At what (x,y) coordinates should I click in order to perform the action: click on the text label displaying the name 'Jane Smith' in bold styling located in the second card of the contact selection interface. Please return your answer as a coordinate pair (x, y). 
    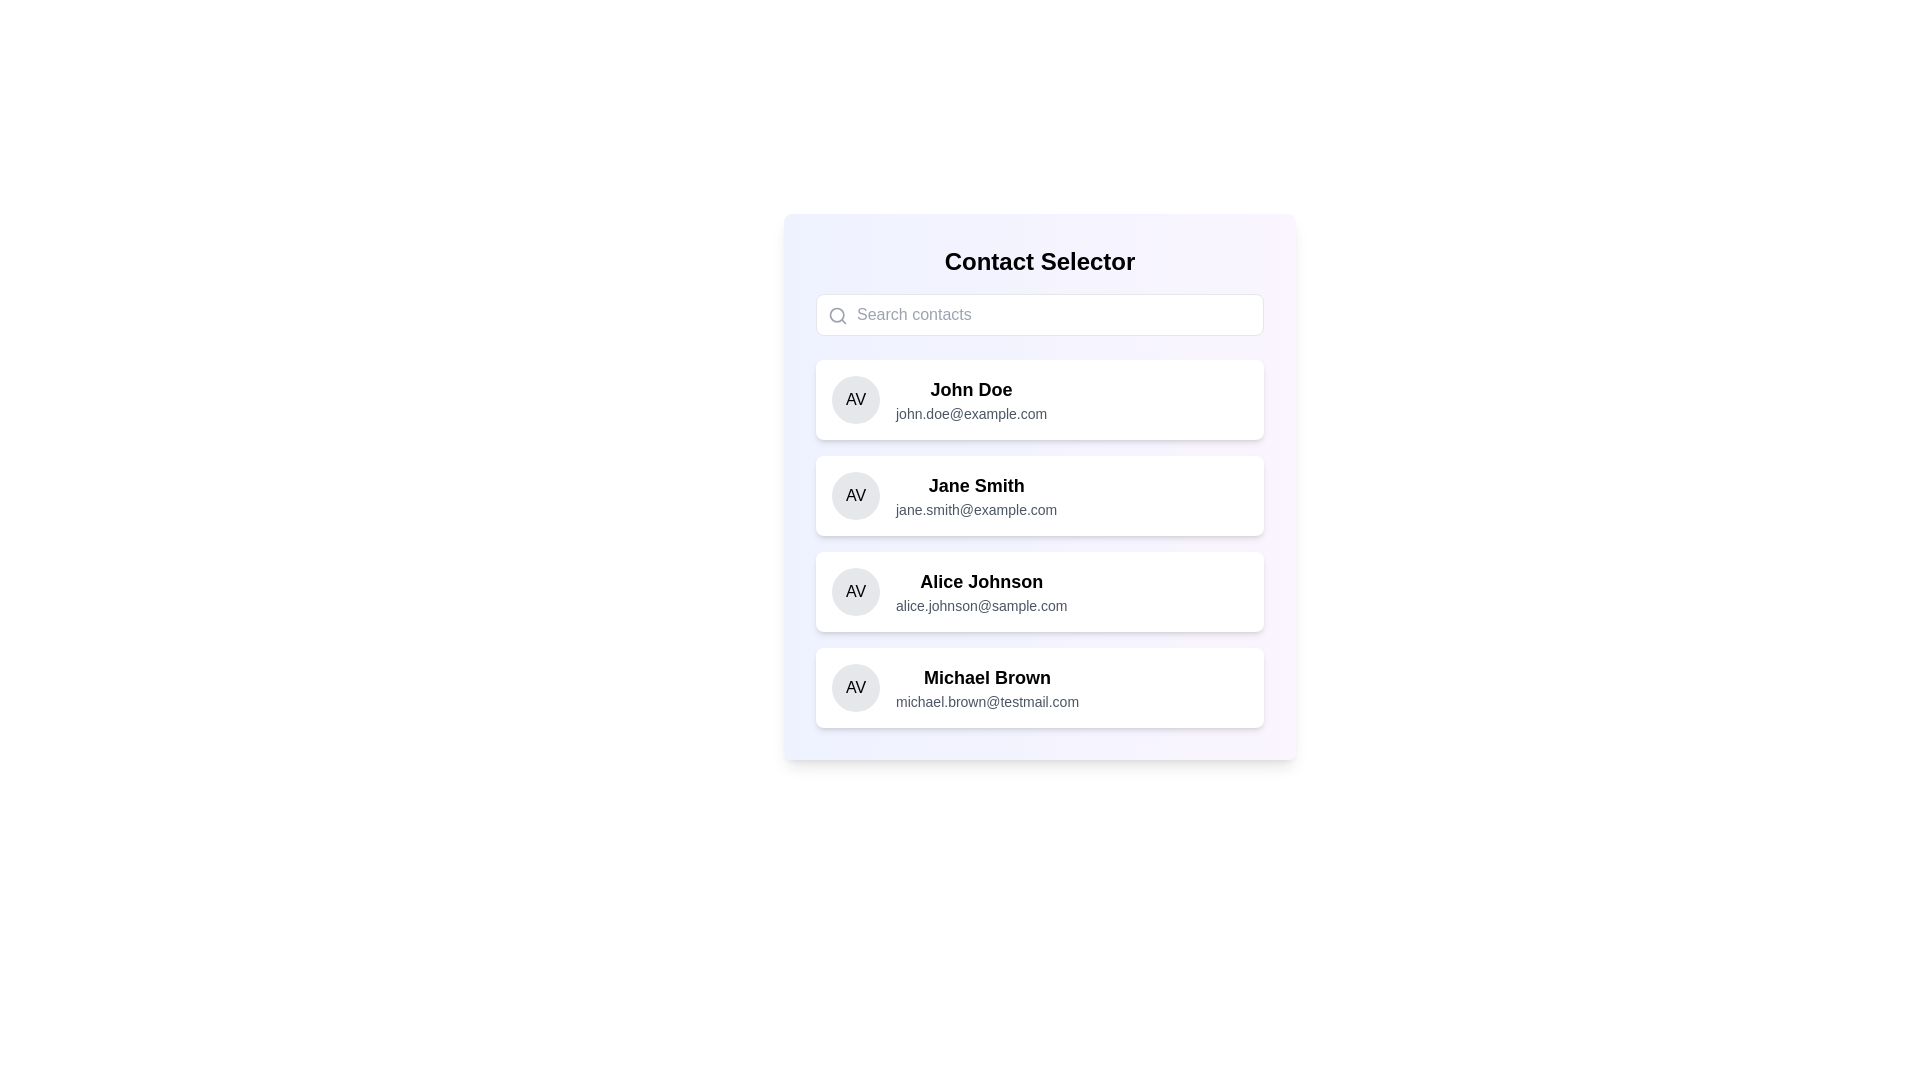
    Looking at the image, I should click on (976, 486).